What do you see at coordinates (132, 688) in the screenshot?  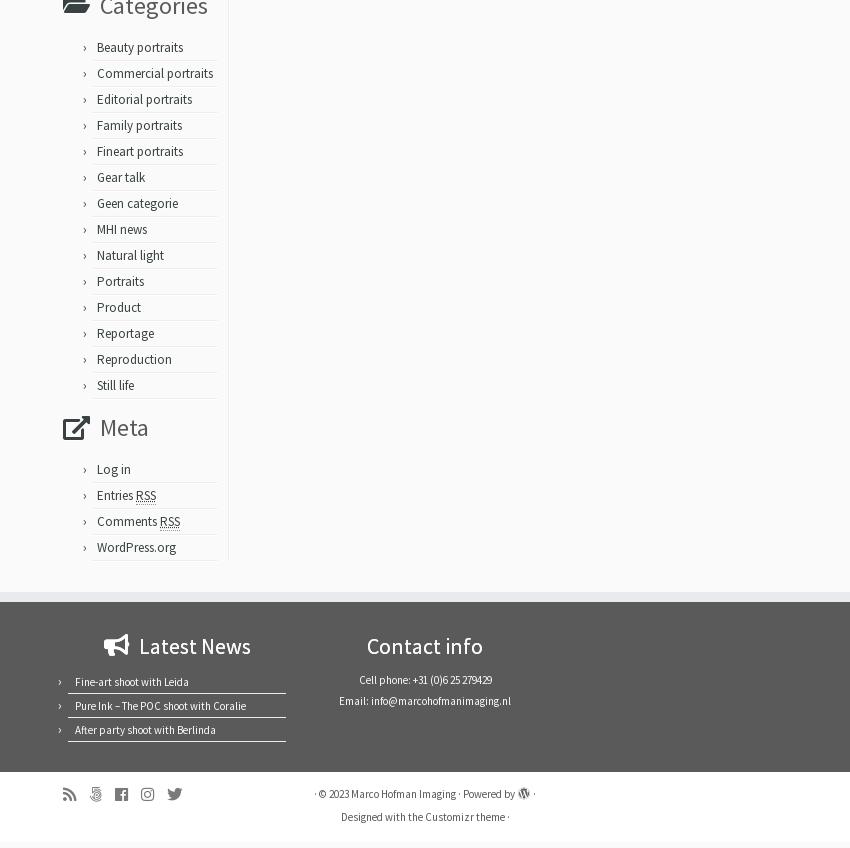 I see `'Fine-art shoot with Leida'` at bounding box center [132, 688].